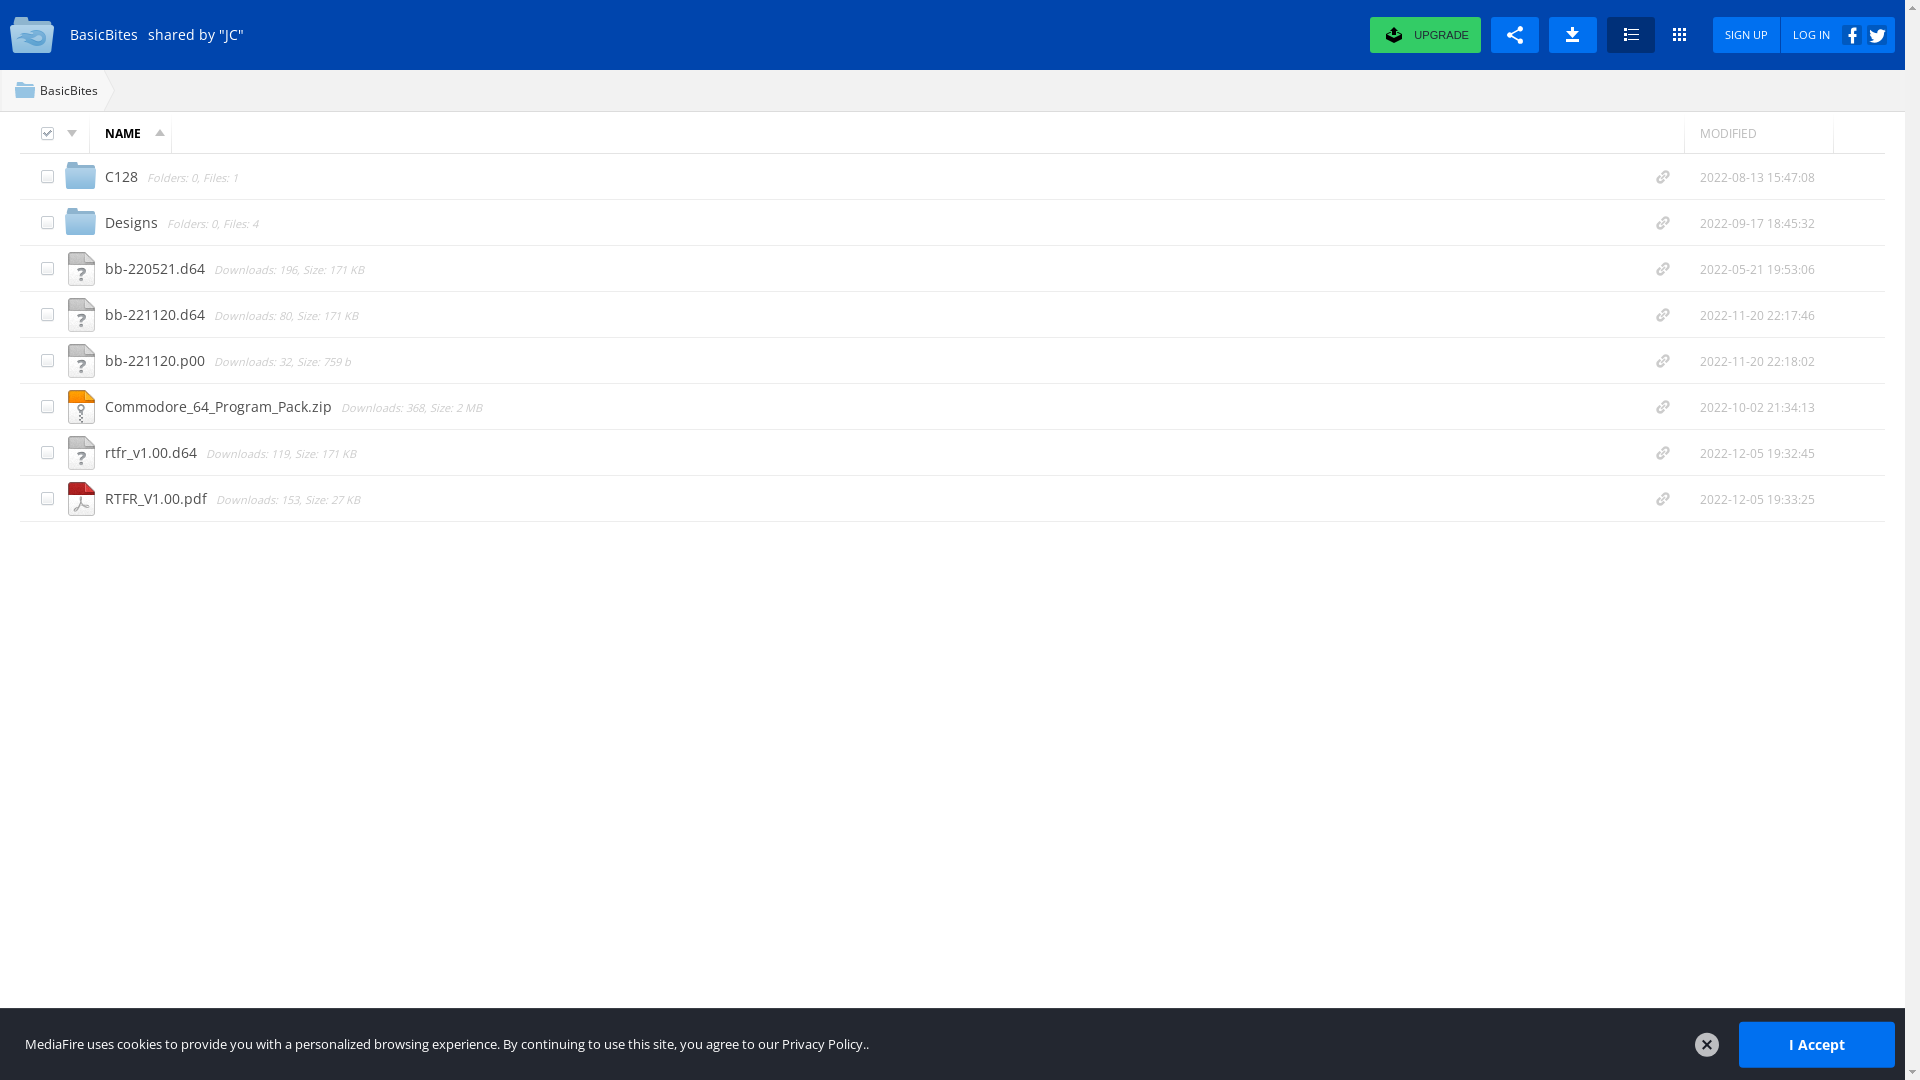  What do you see at coordinates (122, 174) in the screenshot?
I see `'C128'` at bounding box center [122, 174].